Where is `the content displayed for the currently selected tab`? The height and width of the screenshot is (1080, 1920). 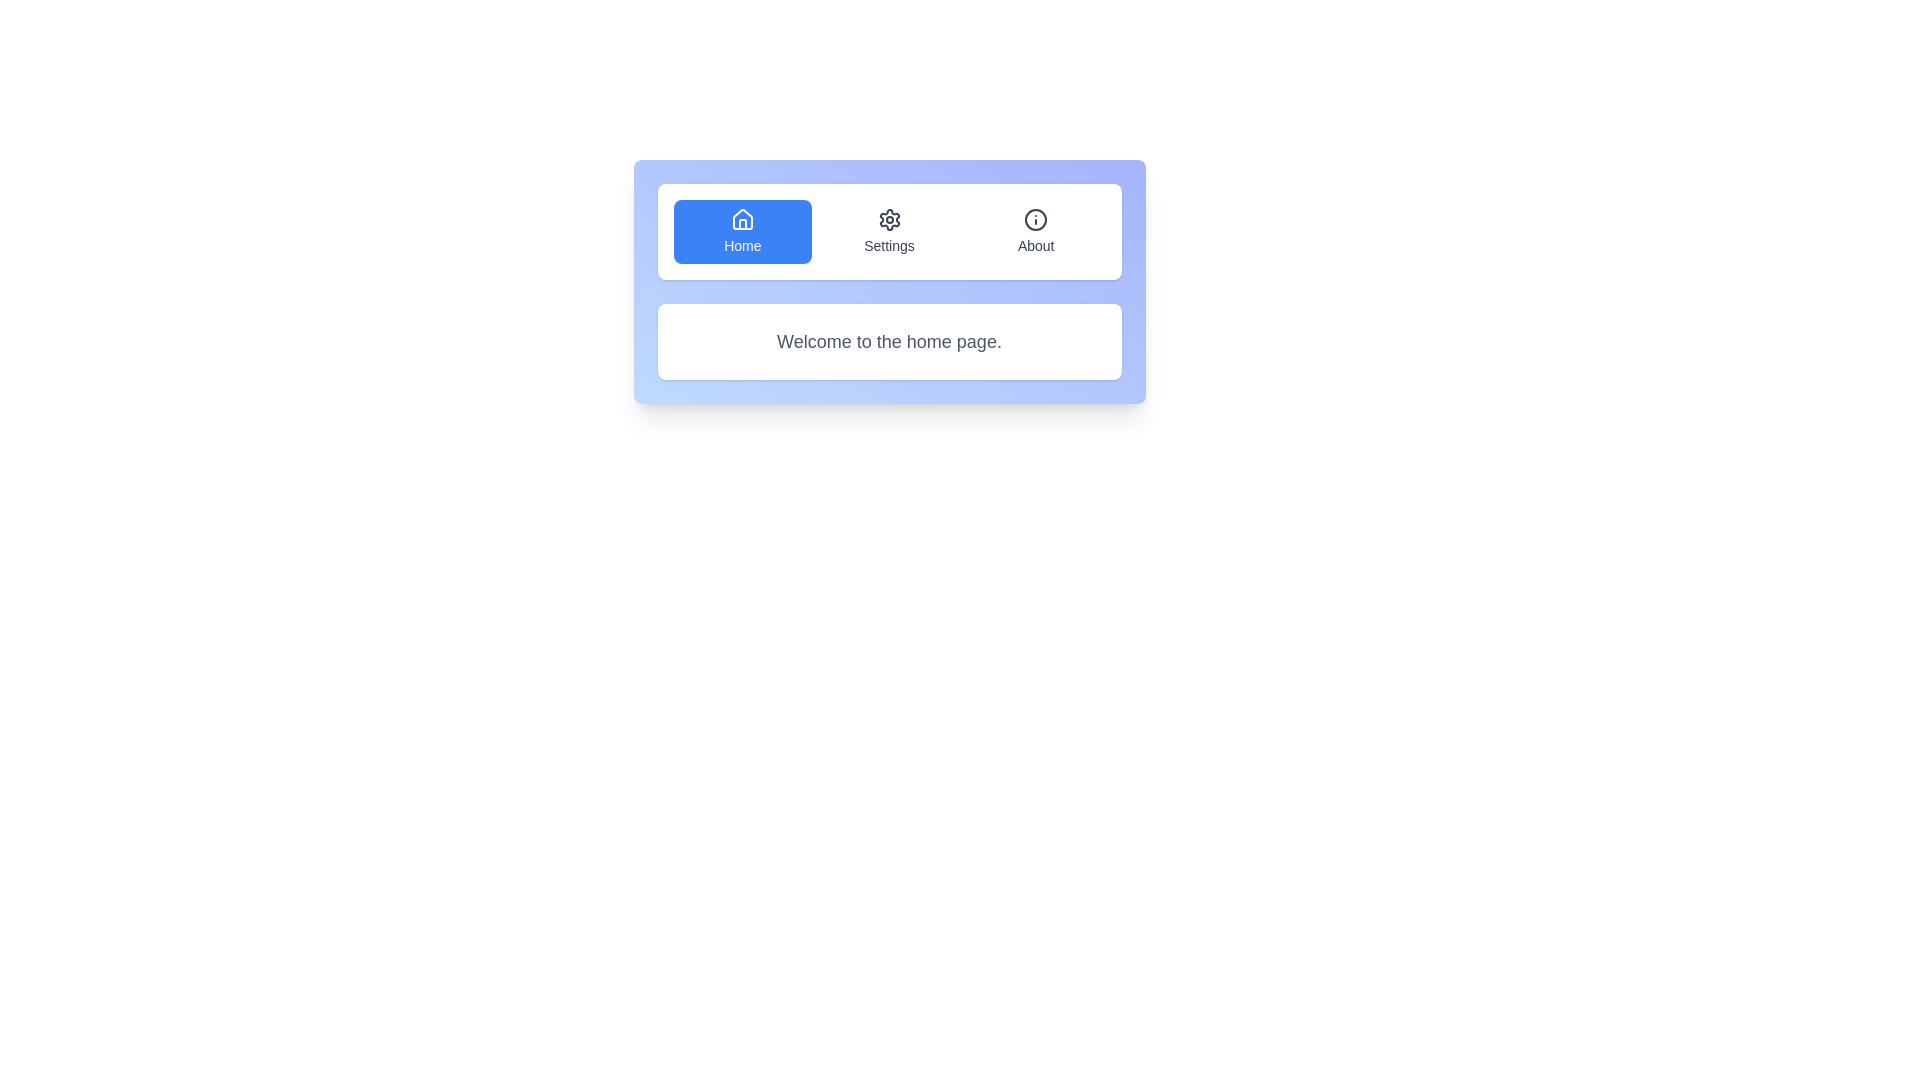 the content displayed for the currently selected tab is located at coordinates (888, 341).